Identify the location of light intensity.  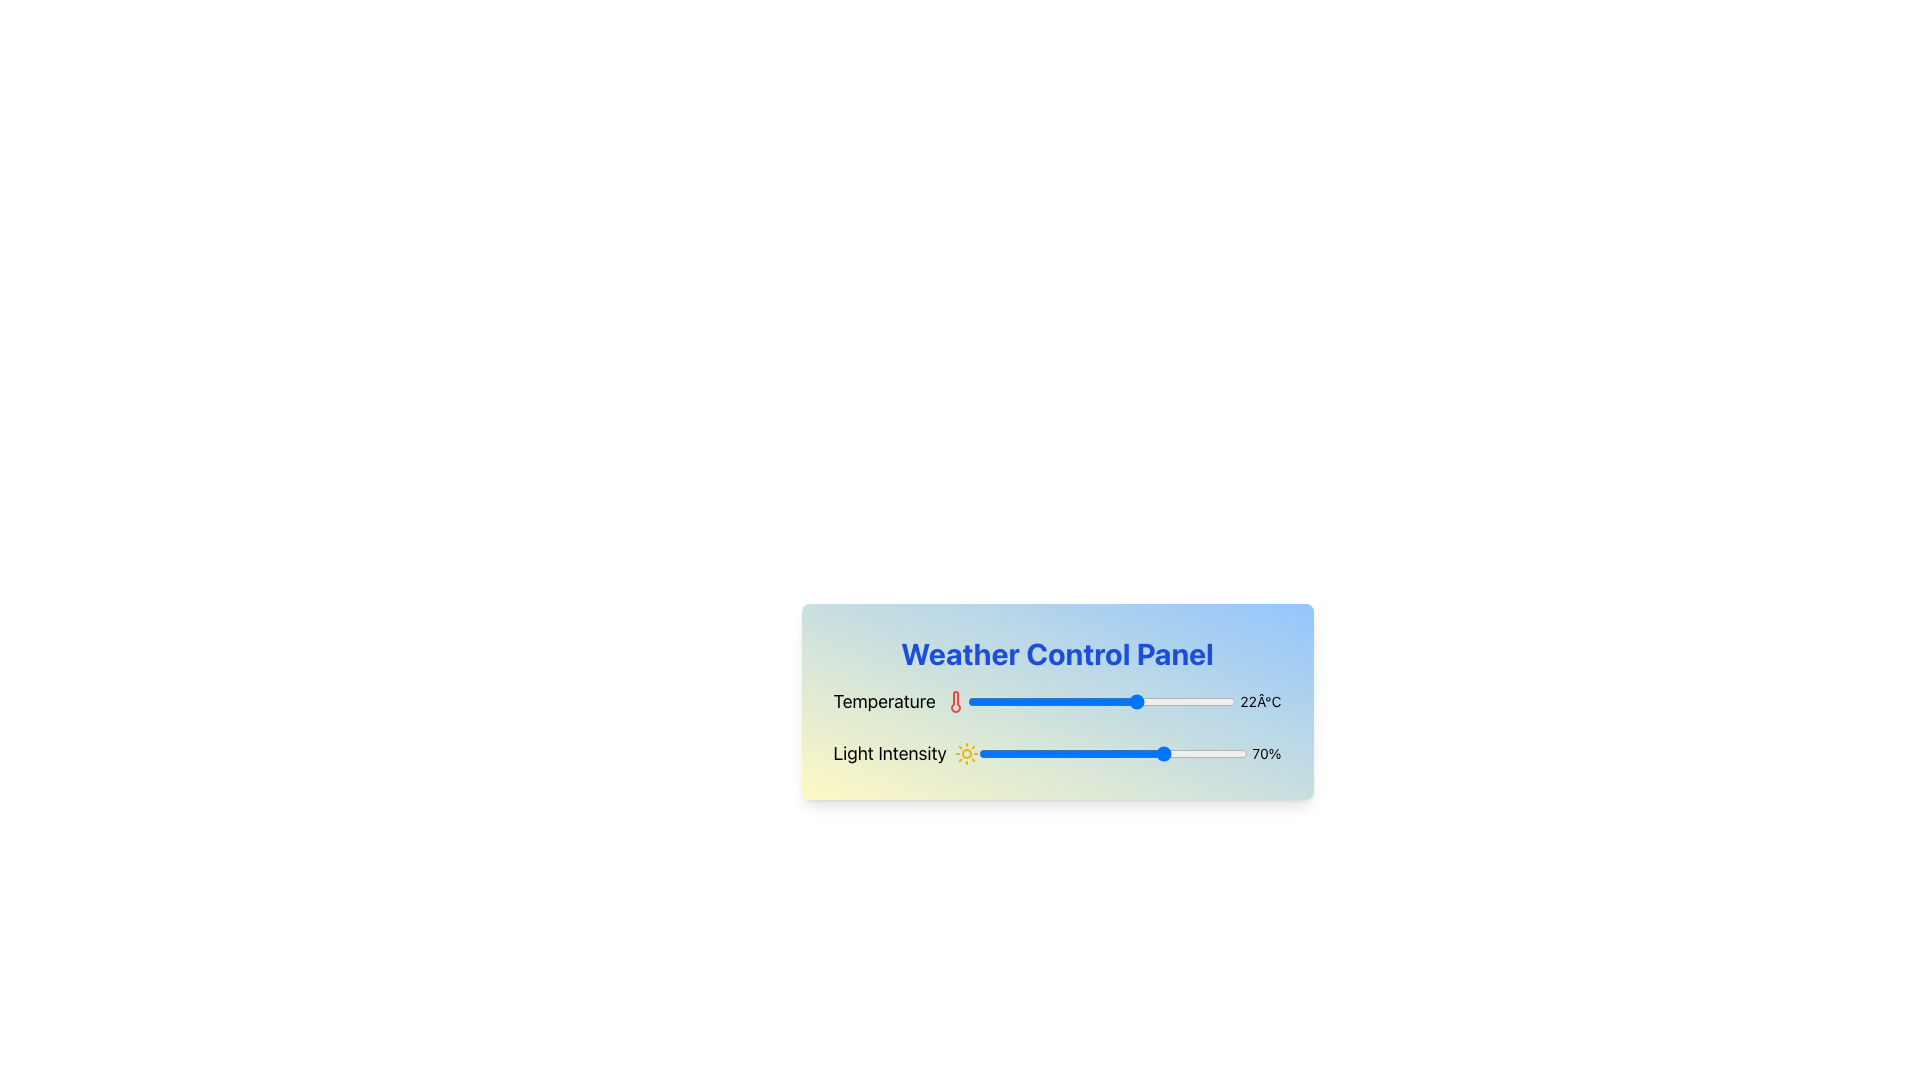
(1145, 753).